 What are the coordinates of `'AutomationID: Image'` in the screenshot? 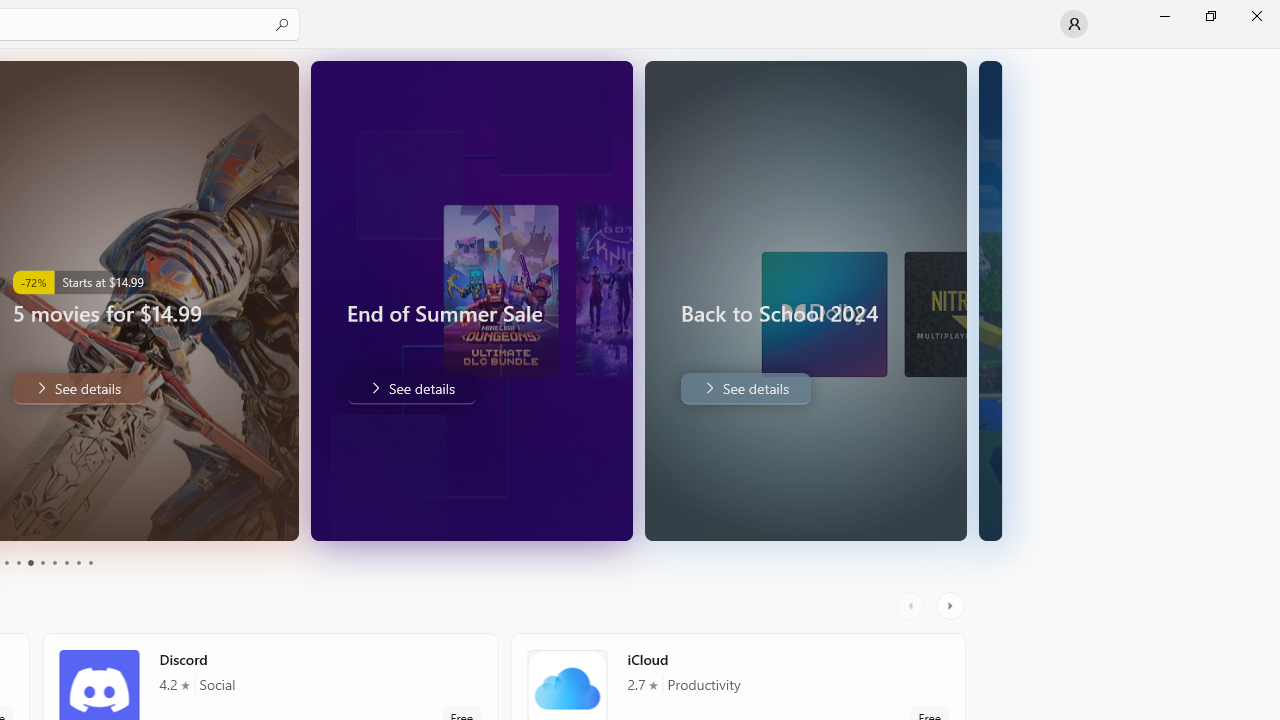 It's located at (840, 300).